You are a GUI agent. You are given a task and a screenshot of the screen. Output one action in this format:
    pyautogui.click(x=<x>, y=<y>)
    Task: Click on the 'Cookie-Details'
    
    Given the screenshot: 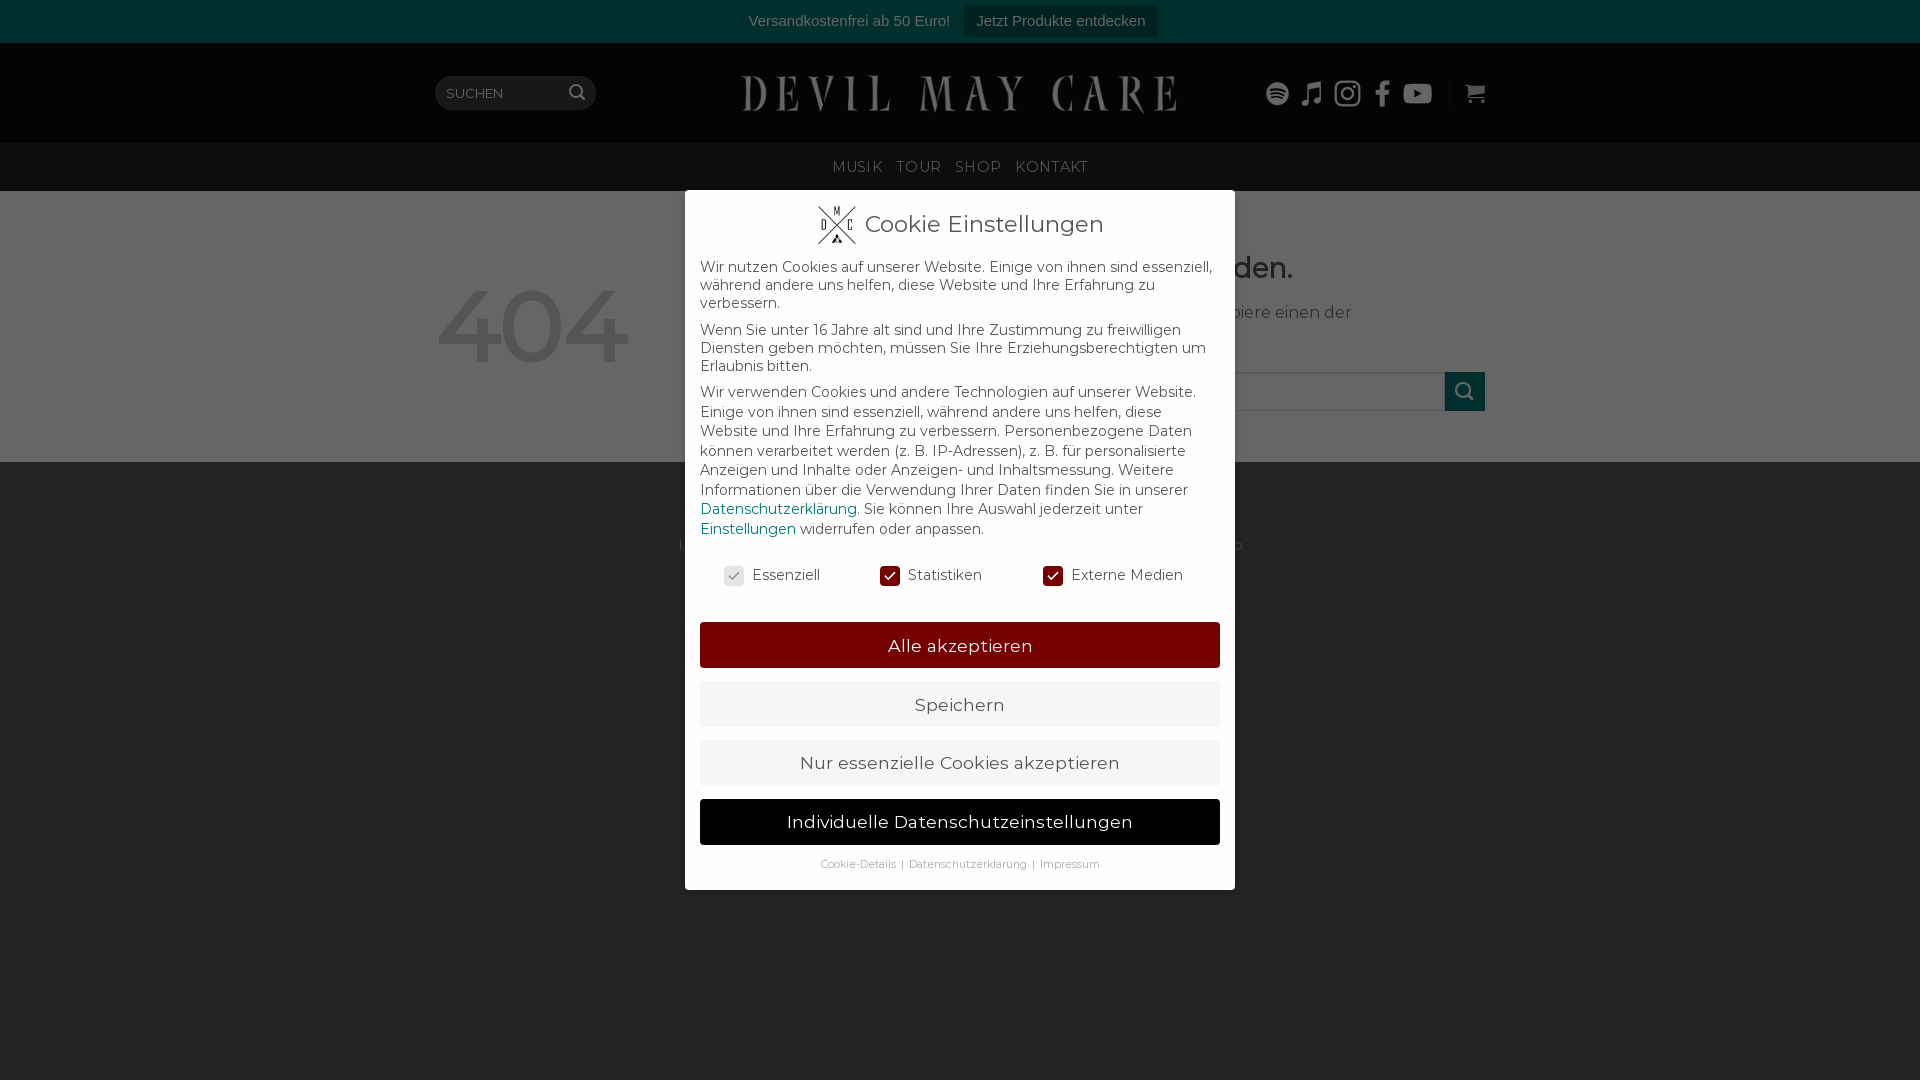 What is the action you would take?
    pyautogui.click(x=859, y=863)
    